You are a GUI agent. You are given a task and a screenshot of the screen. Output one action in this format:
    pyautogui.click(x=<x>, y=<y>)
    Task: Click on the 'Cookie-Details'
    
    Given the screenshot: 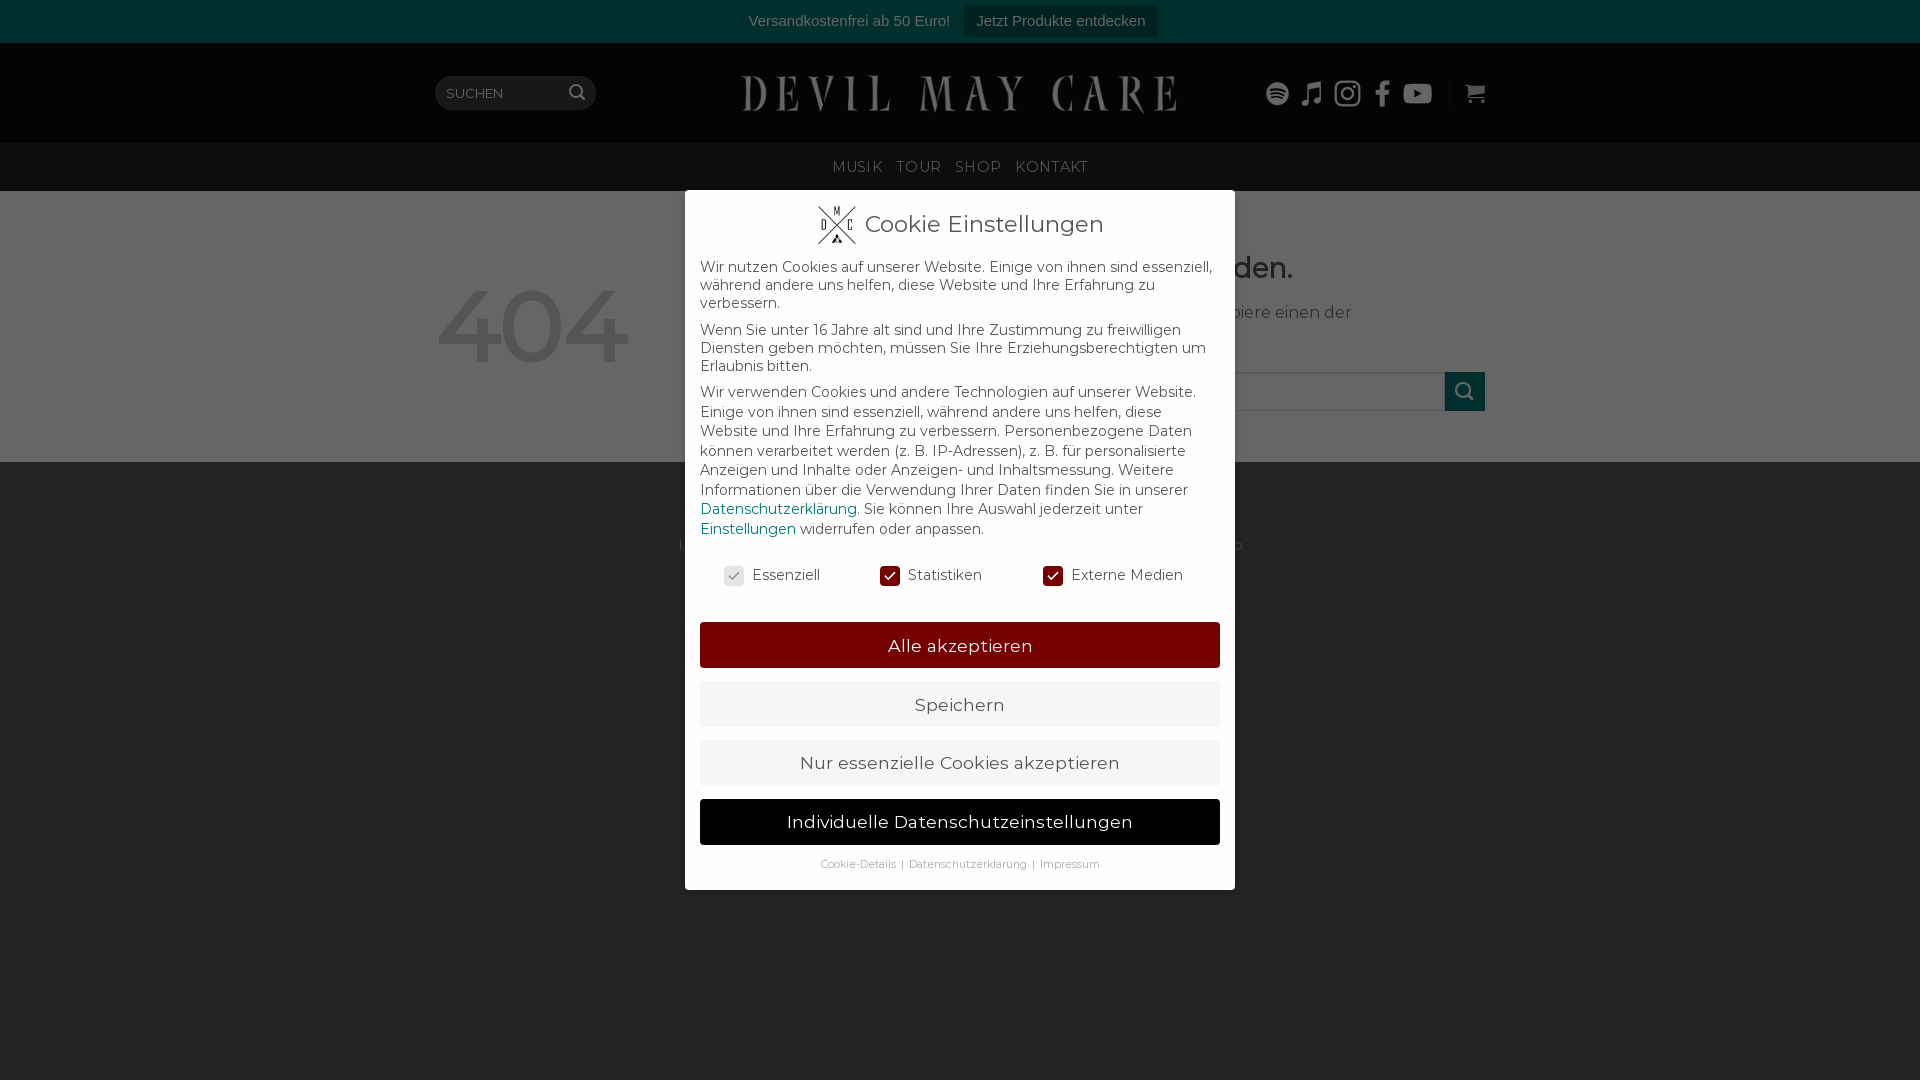 What is the action you would take?
    pyautogui.click(x=859, y=863)
    